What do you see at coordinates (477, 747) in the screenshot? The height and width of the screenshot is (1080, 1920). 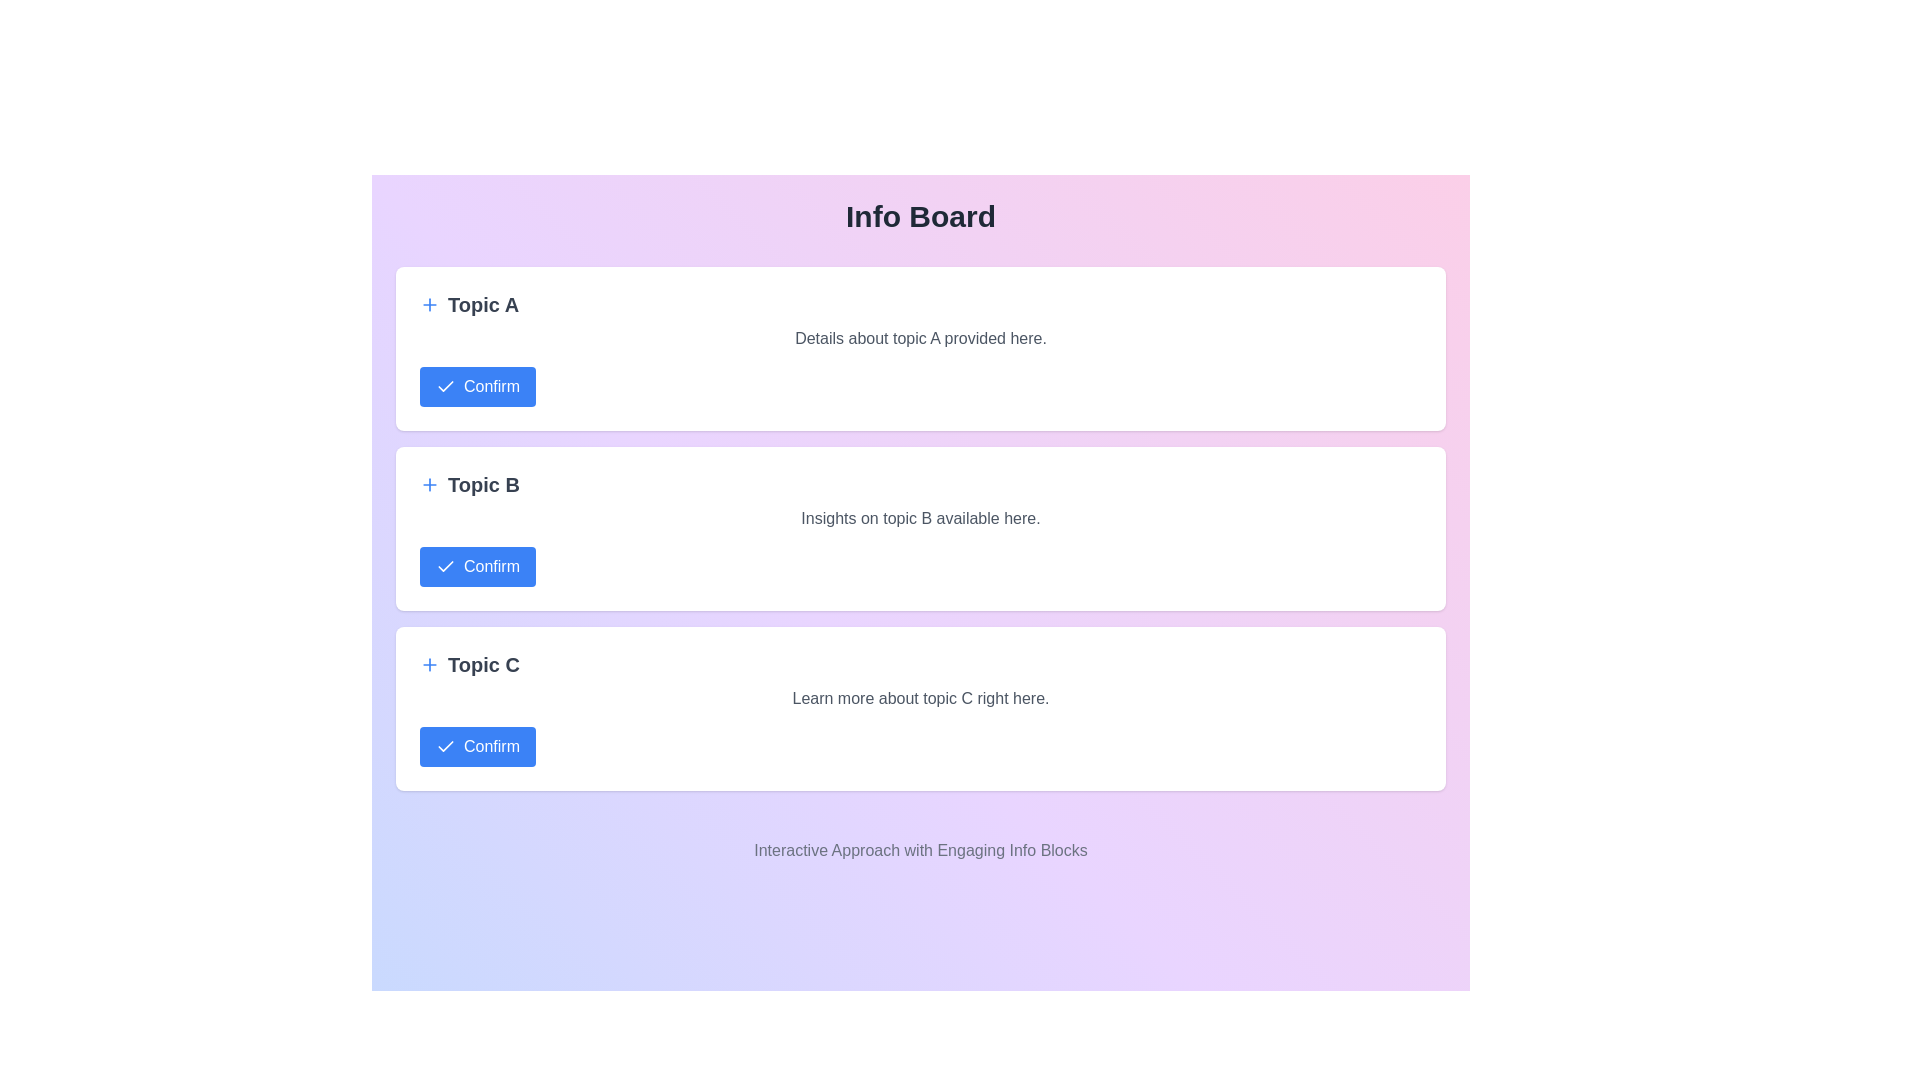 I see `the 'Confirm' button with a blue background and a checkmark icon, located at the bottom of the card for 'Topic C' to confirm` at bounding box center [477, 747].